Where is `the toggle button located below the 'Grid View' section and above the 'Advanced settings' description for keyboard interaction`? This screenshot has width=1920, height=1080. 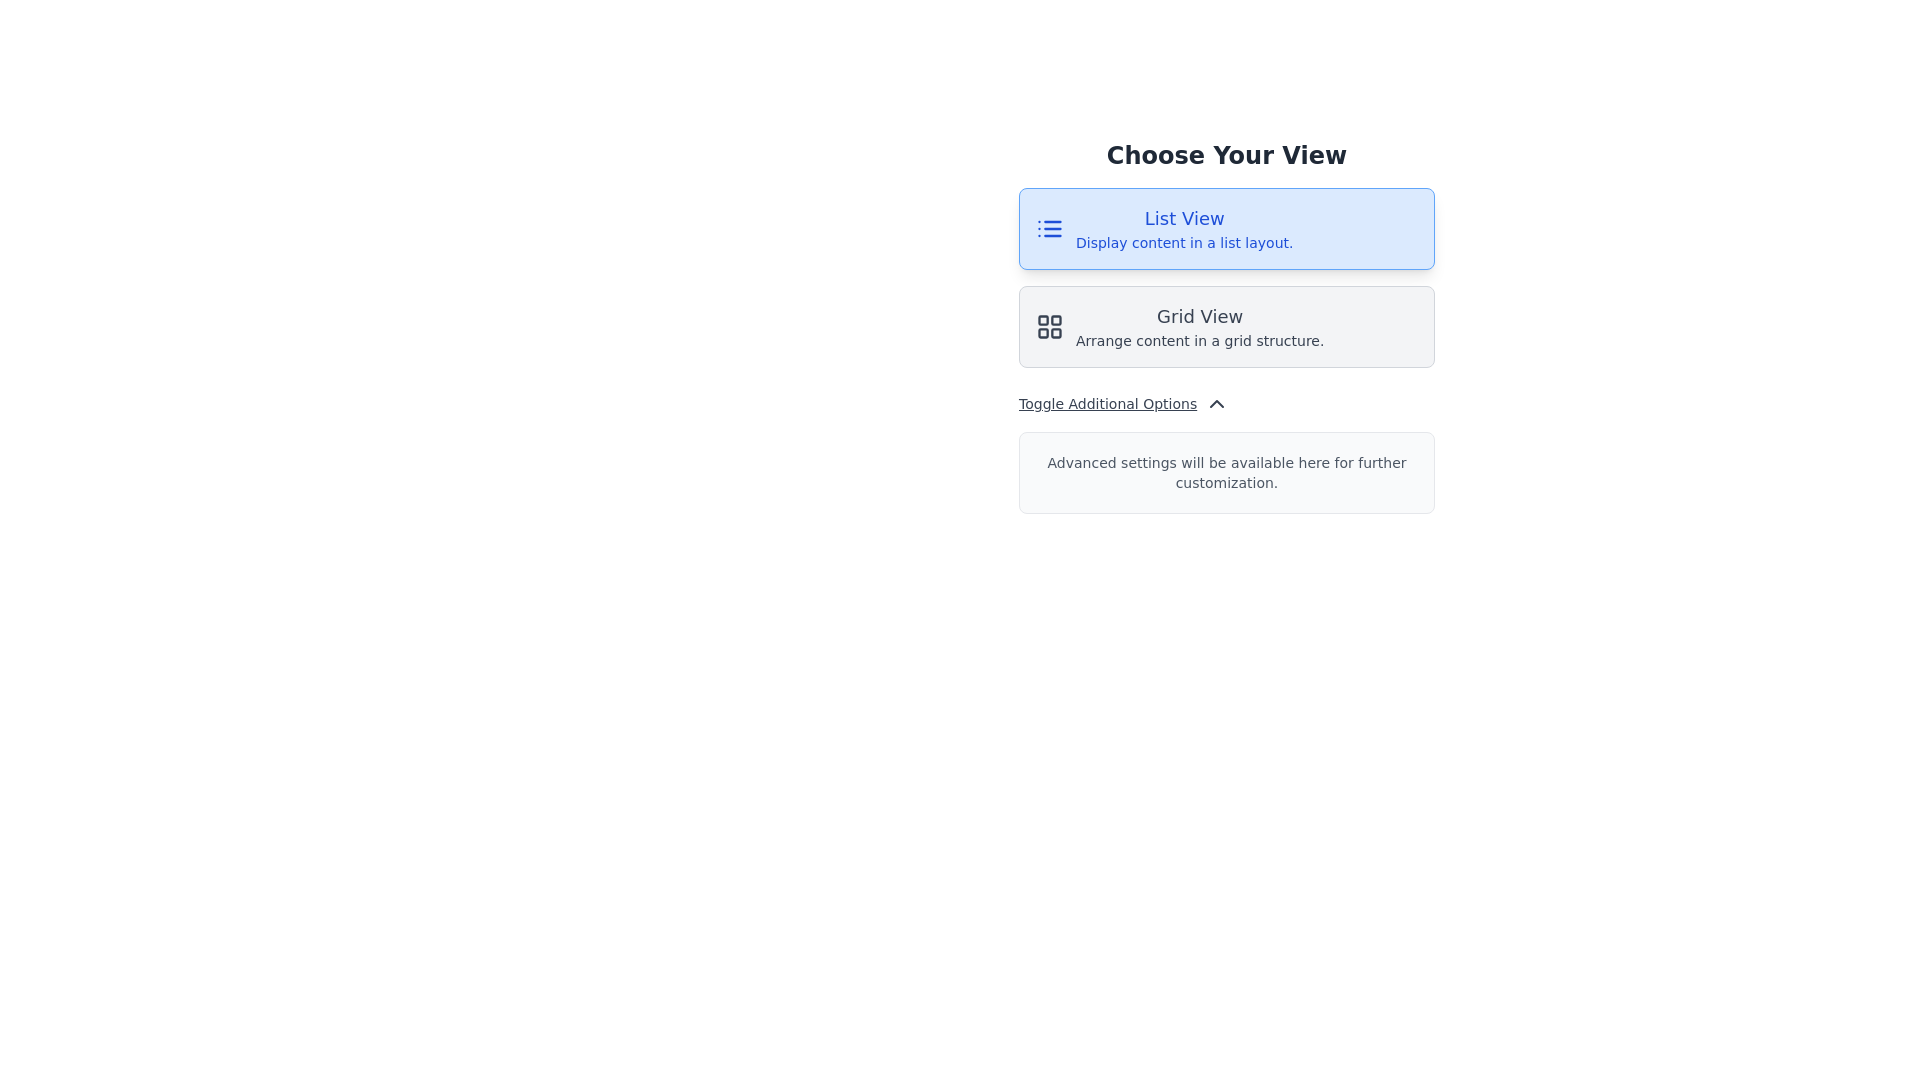
the toggle button located below the 'Grid View' section and above the 'Advanced settings' description for keyboard interaction is located at coordinates (1124, 404).